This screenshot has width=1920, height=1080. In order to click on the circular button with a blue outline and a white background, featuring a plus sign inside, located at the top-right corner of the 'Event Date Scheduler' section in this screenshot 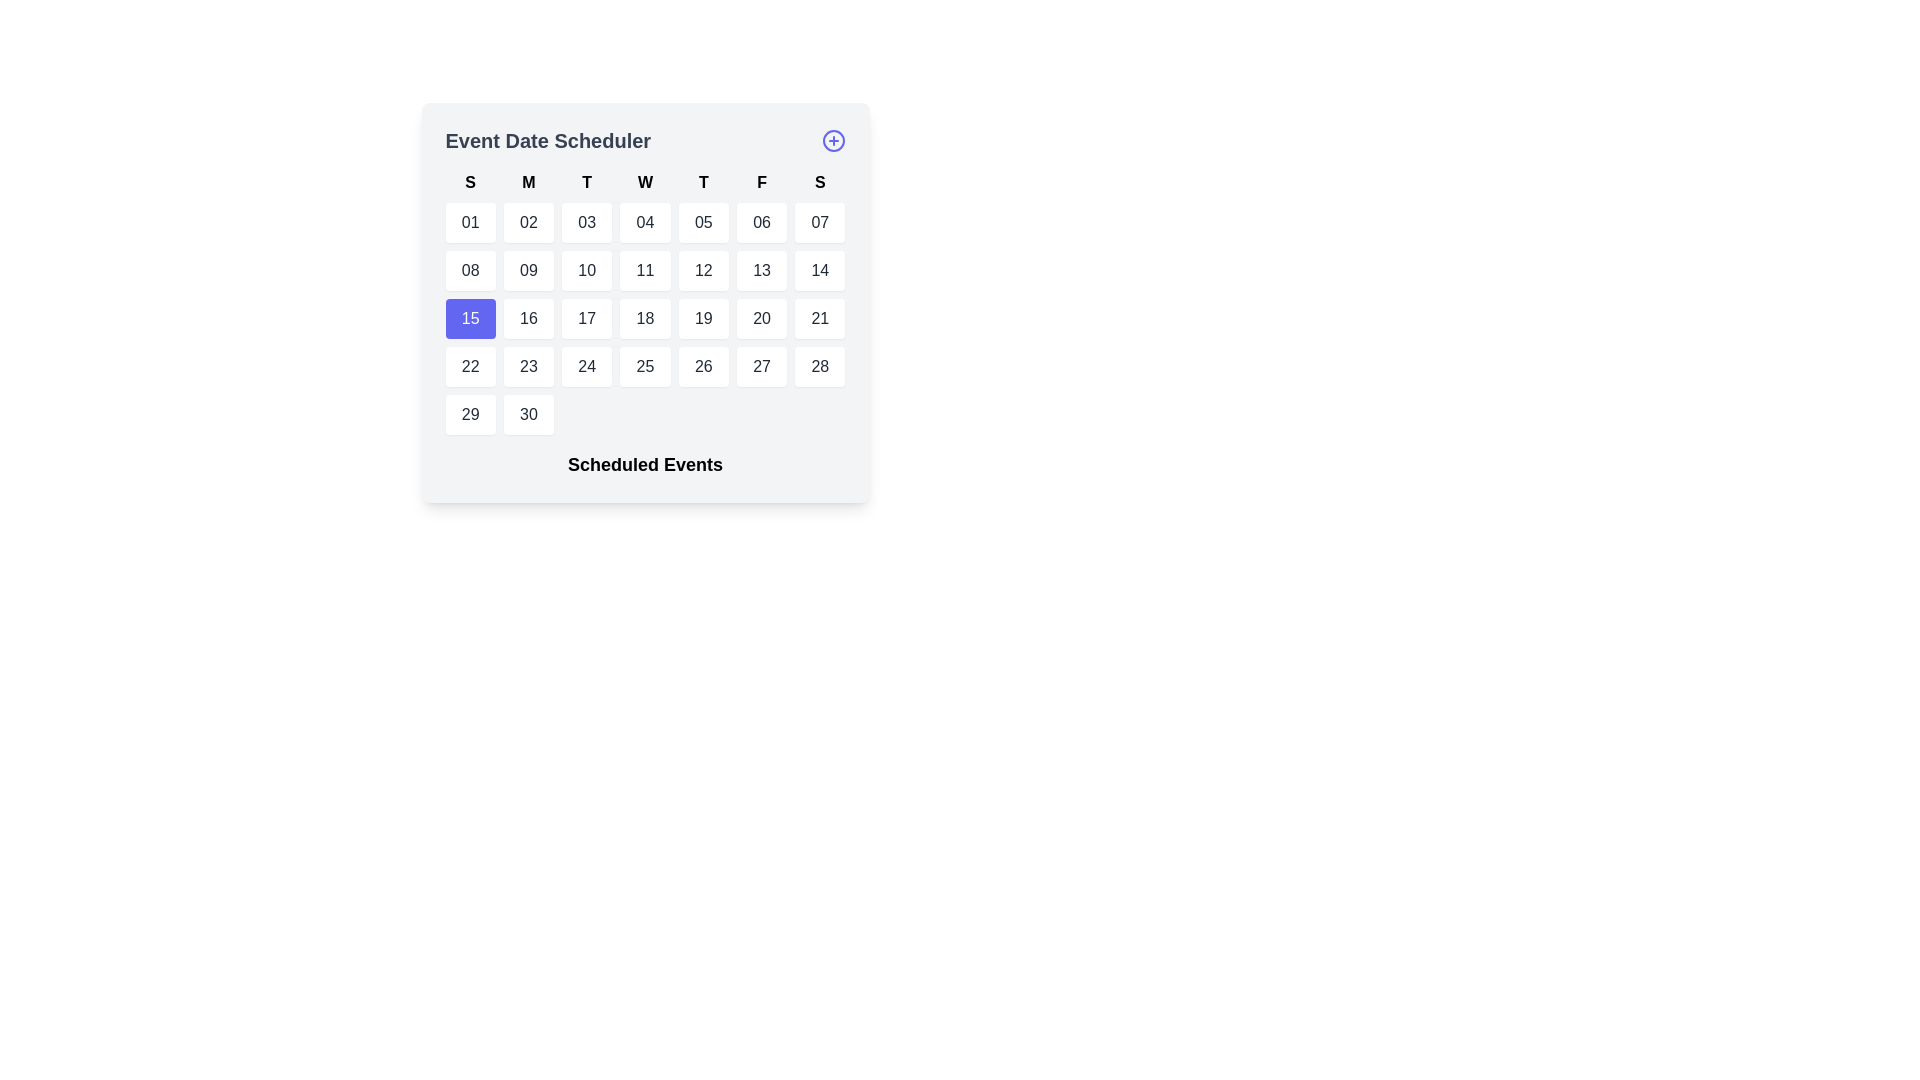, I will do `click(833, 140)`.